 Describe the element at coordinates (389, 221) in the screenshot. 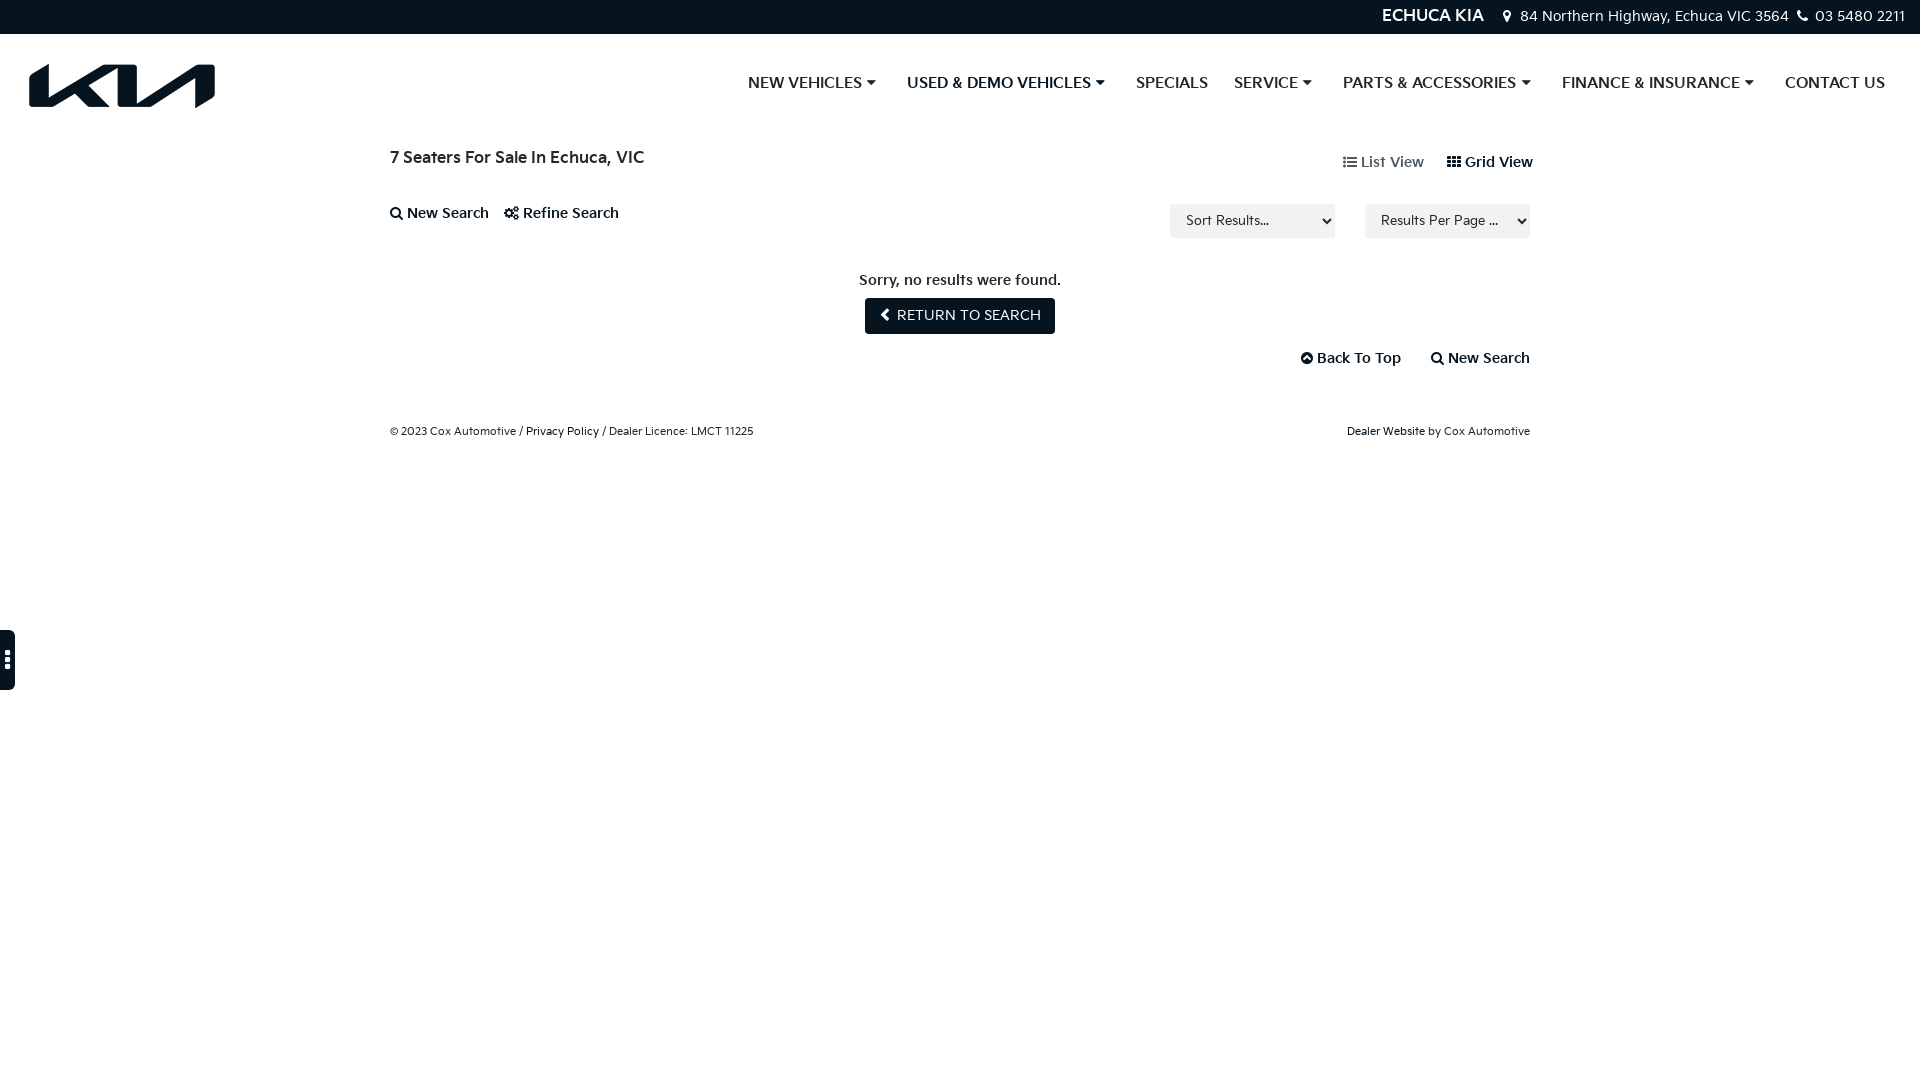

I see `'New Search'` at that location.